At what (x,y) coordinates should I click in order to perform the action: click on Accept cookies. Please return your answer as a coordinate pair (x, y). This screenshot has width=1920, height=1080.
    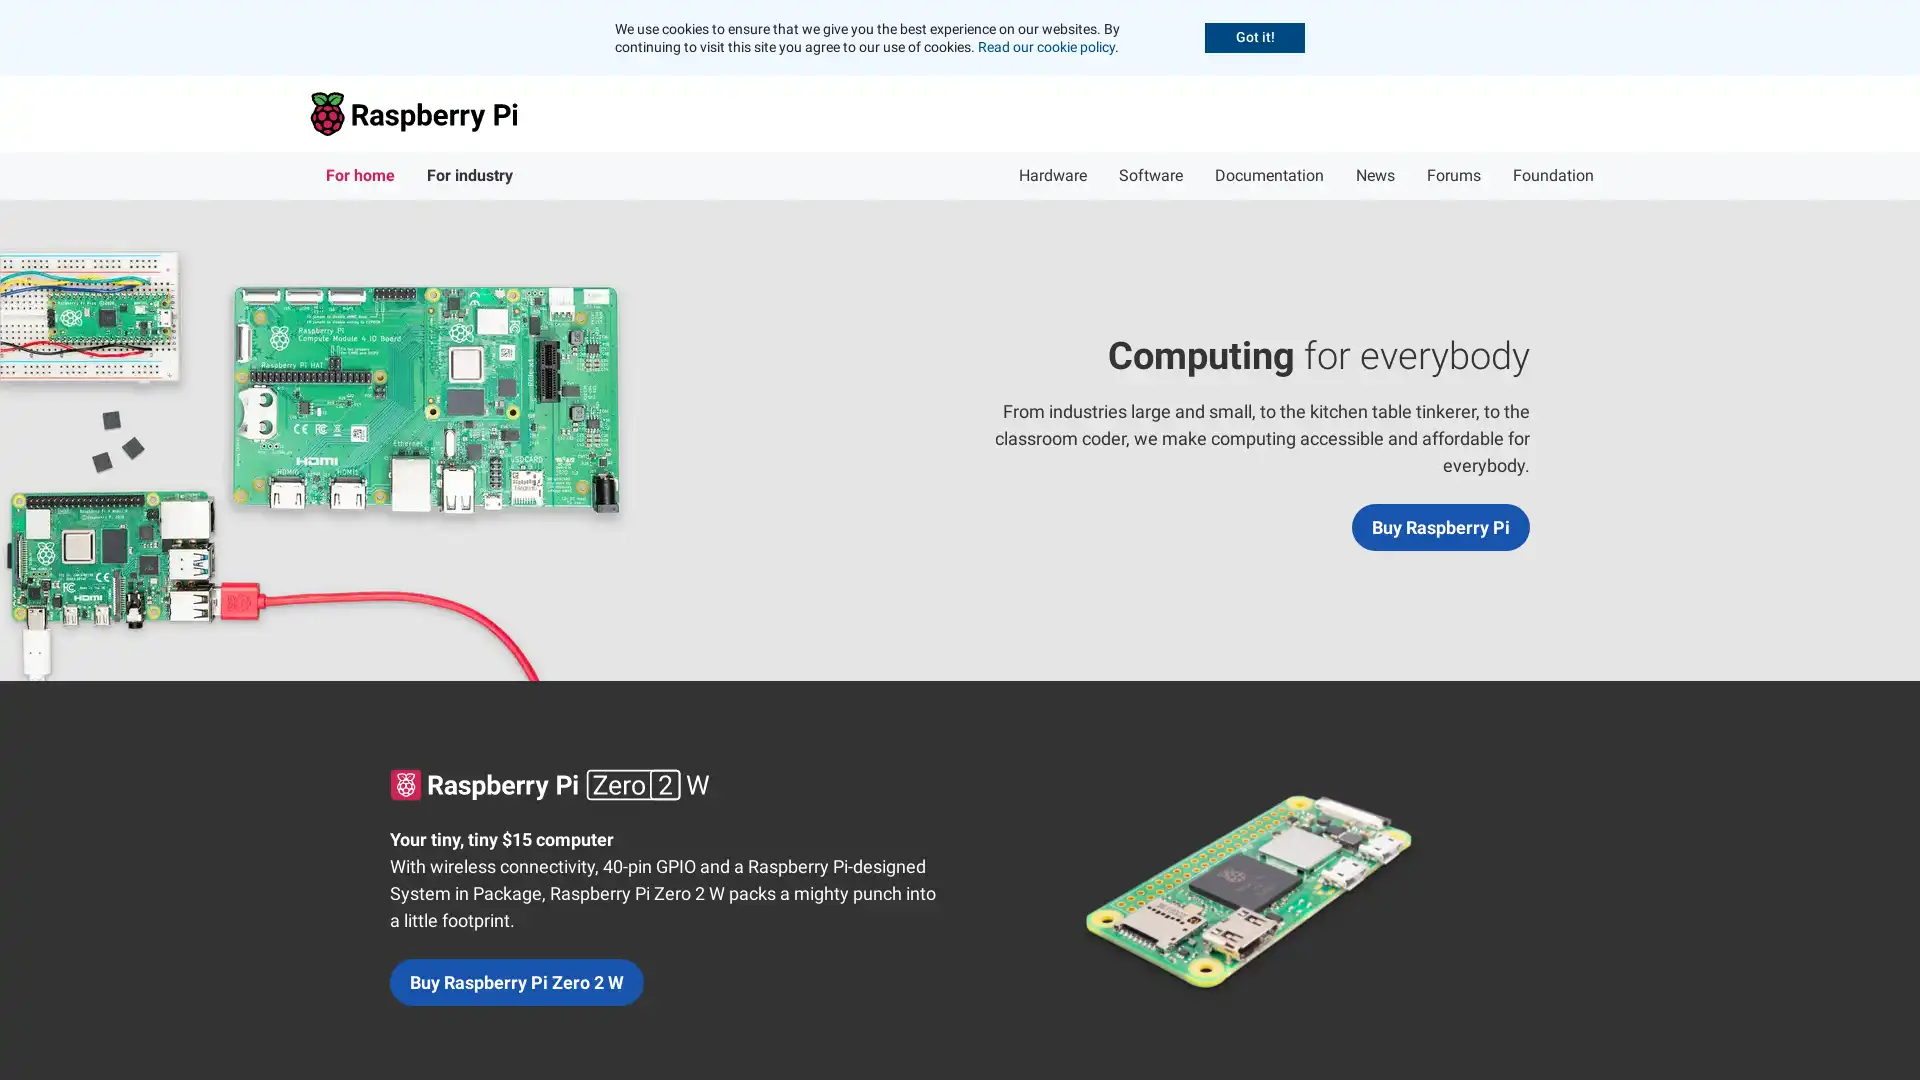
    Looking at the image, I should click on (1253, 37).